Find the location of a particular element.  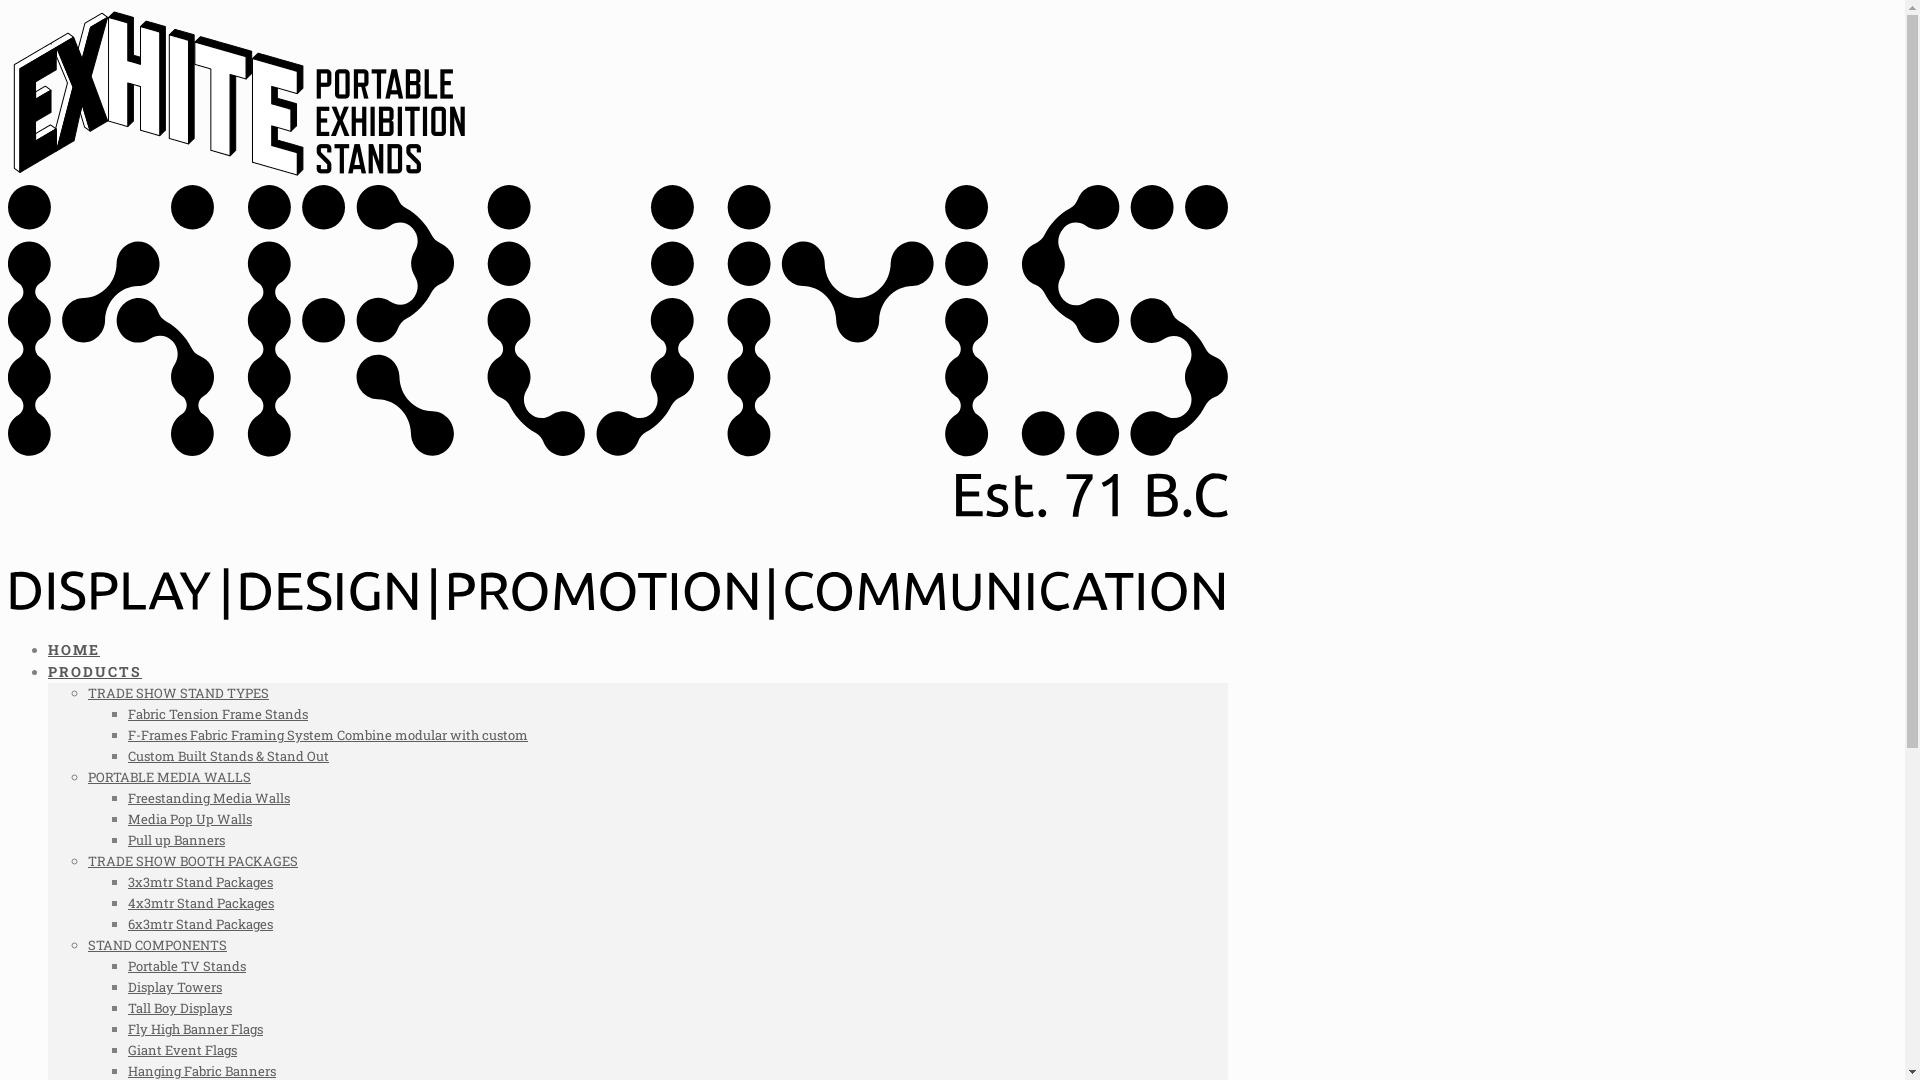

'Fabric Tension Frame Stands' is located at coordinates (217, 712).